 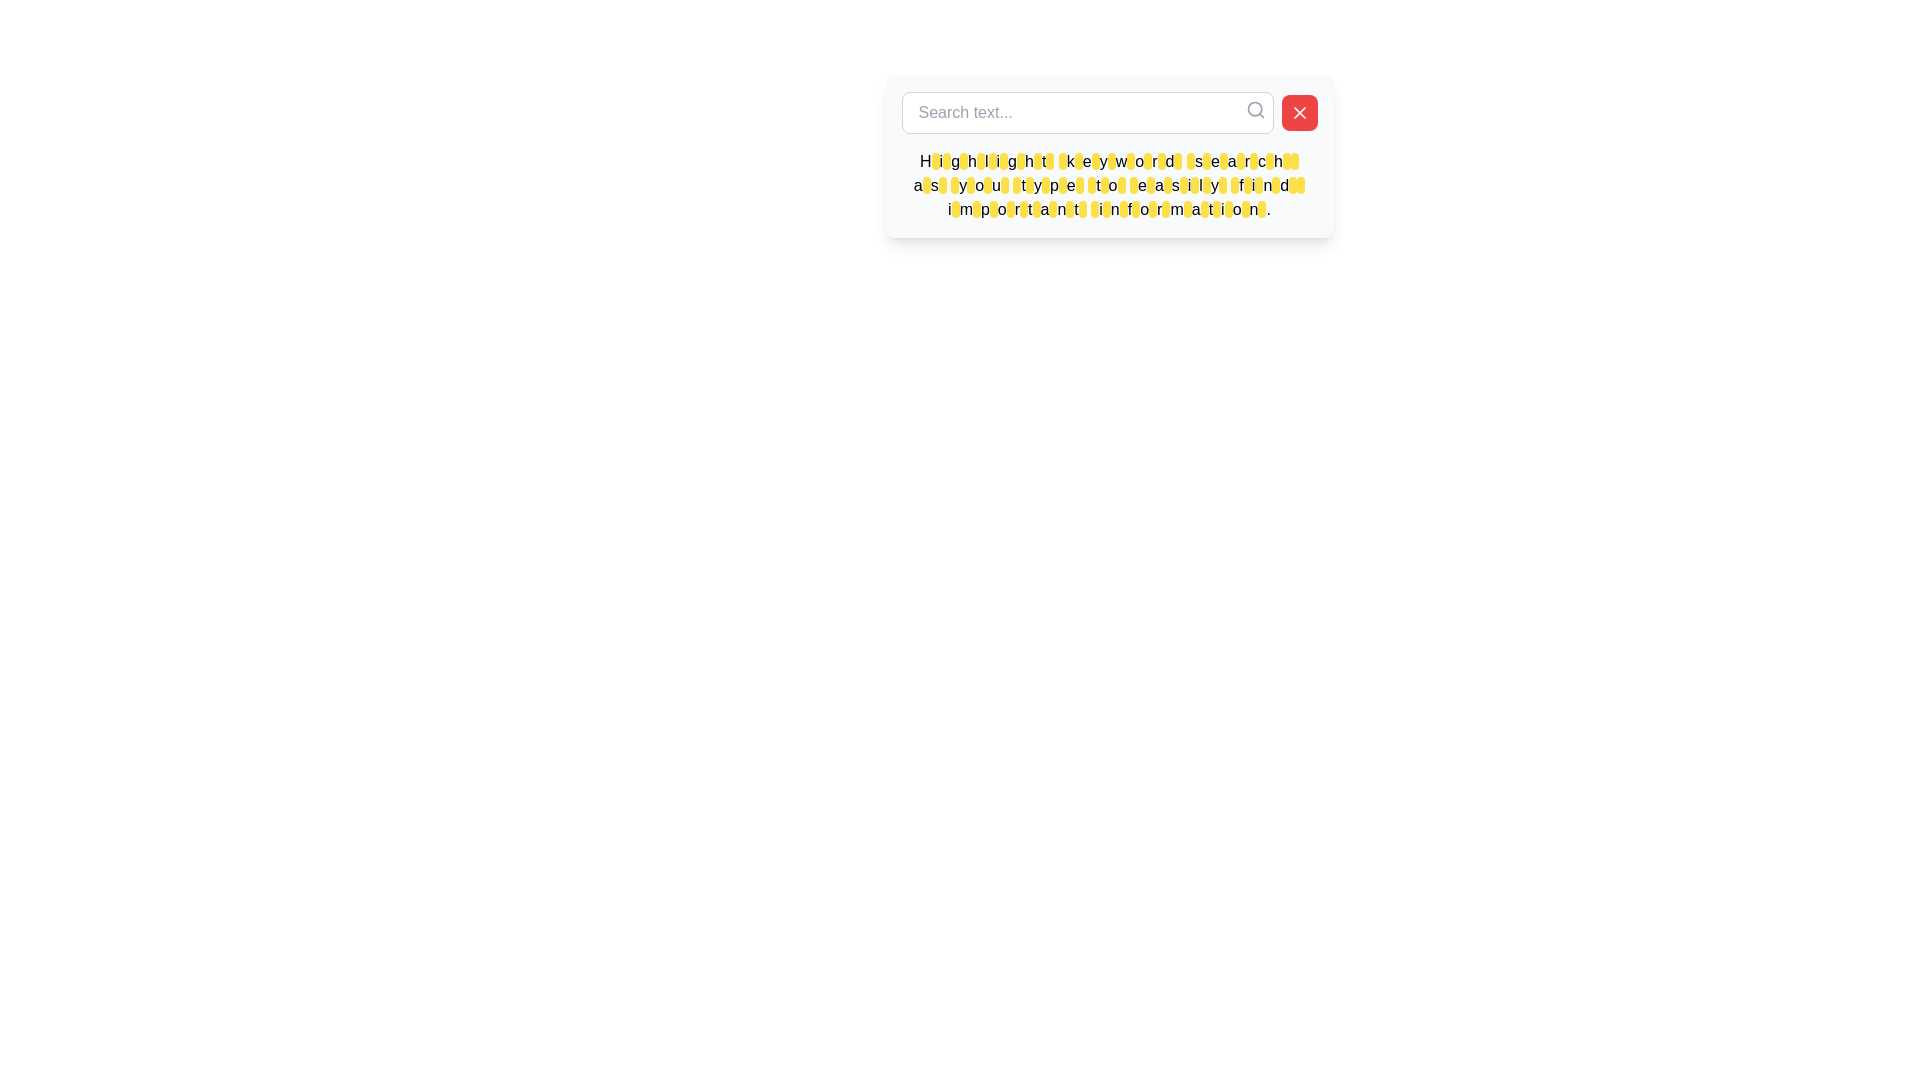 What do you see at coordinates (1246, 185) in the screenshot?
I see `the 23rd yellow-highlighted rectangular area in the text block that explains keyword highlighting` at bounding box center [1246, 185].